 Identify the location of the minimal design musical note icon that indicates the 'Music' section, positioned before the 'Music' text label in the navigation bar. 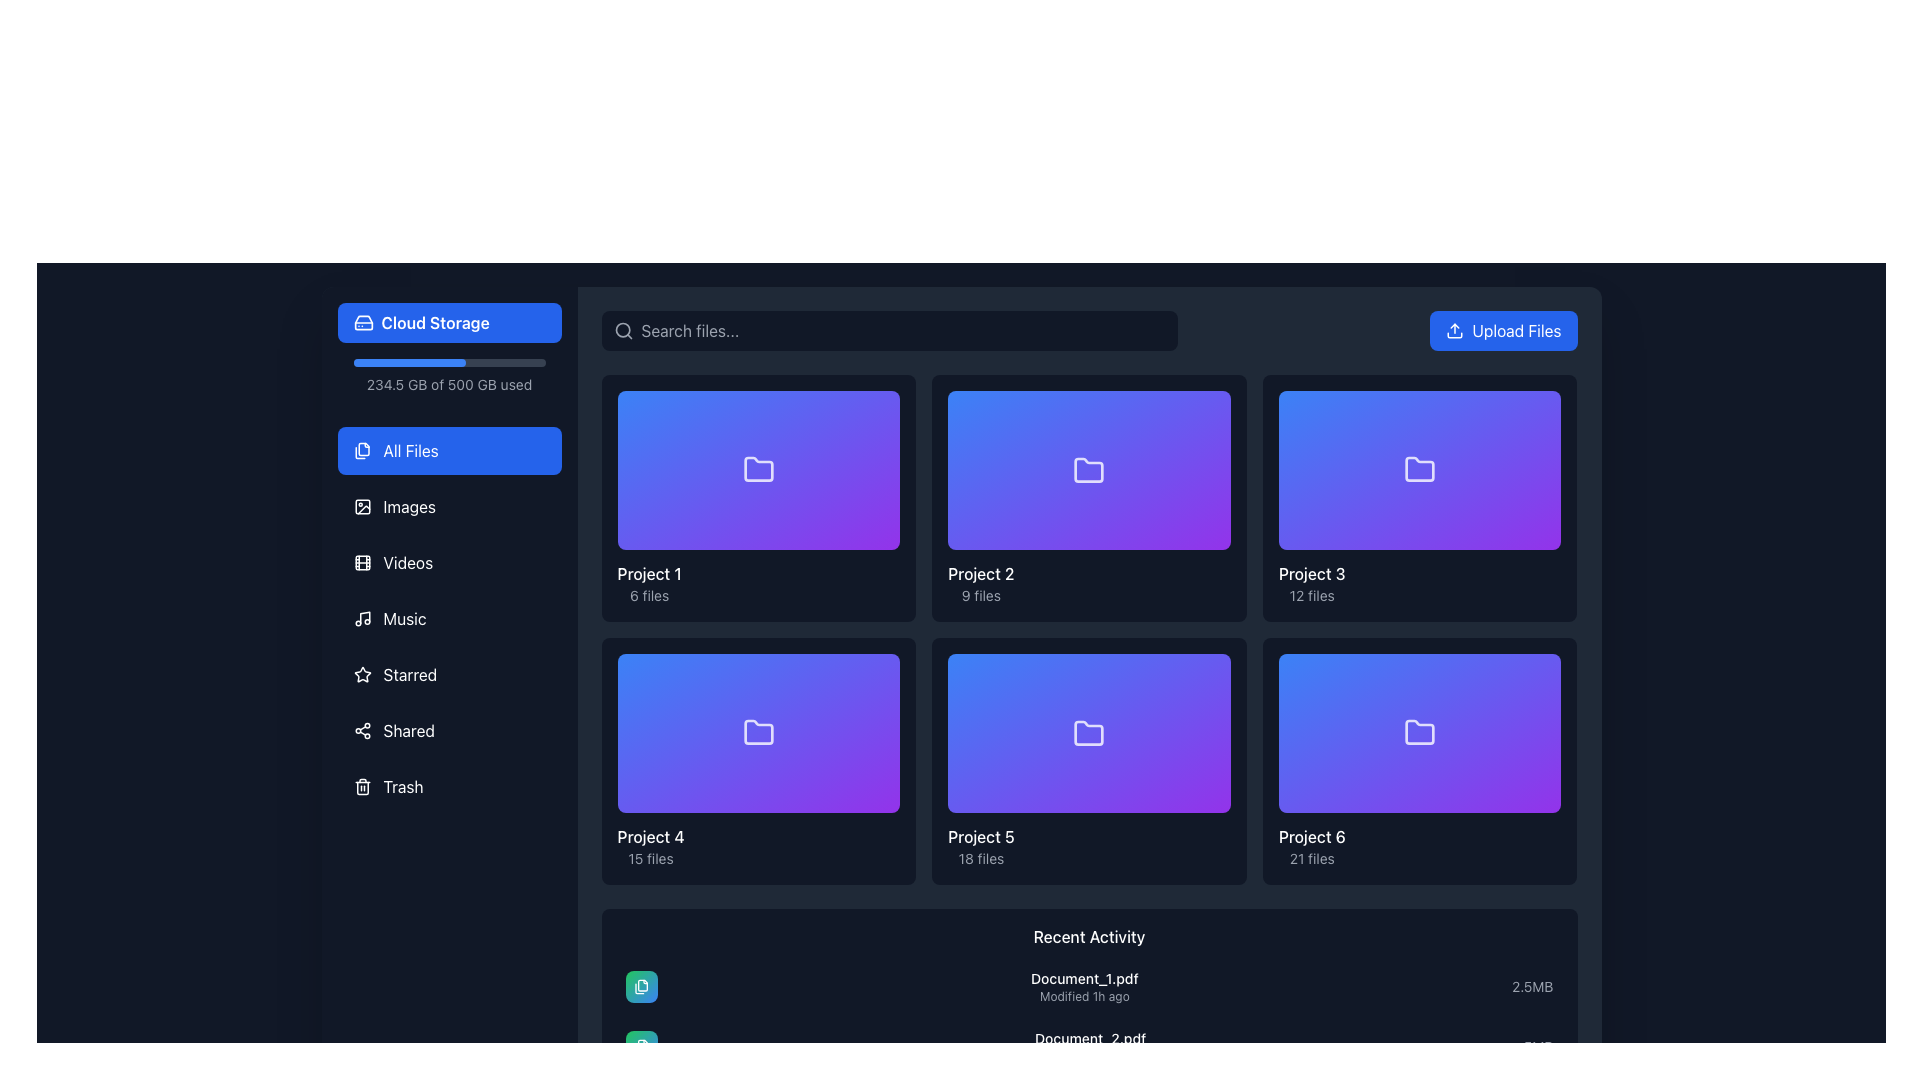
(362, 617).